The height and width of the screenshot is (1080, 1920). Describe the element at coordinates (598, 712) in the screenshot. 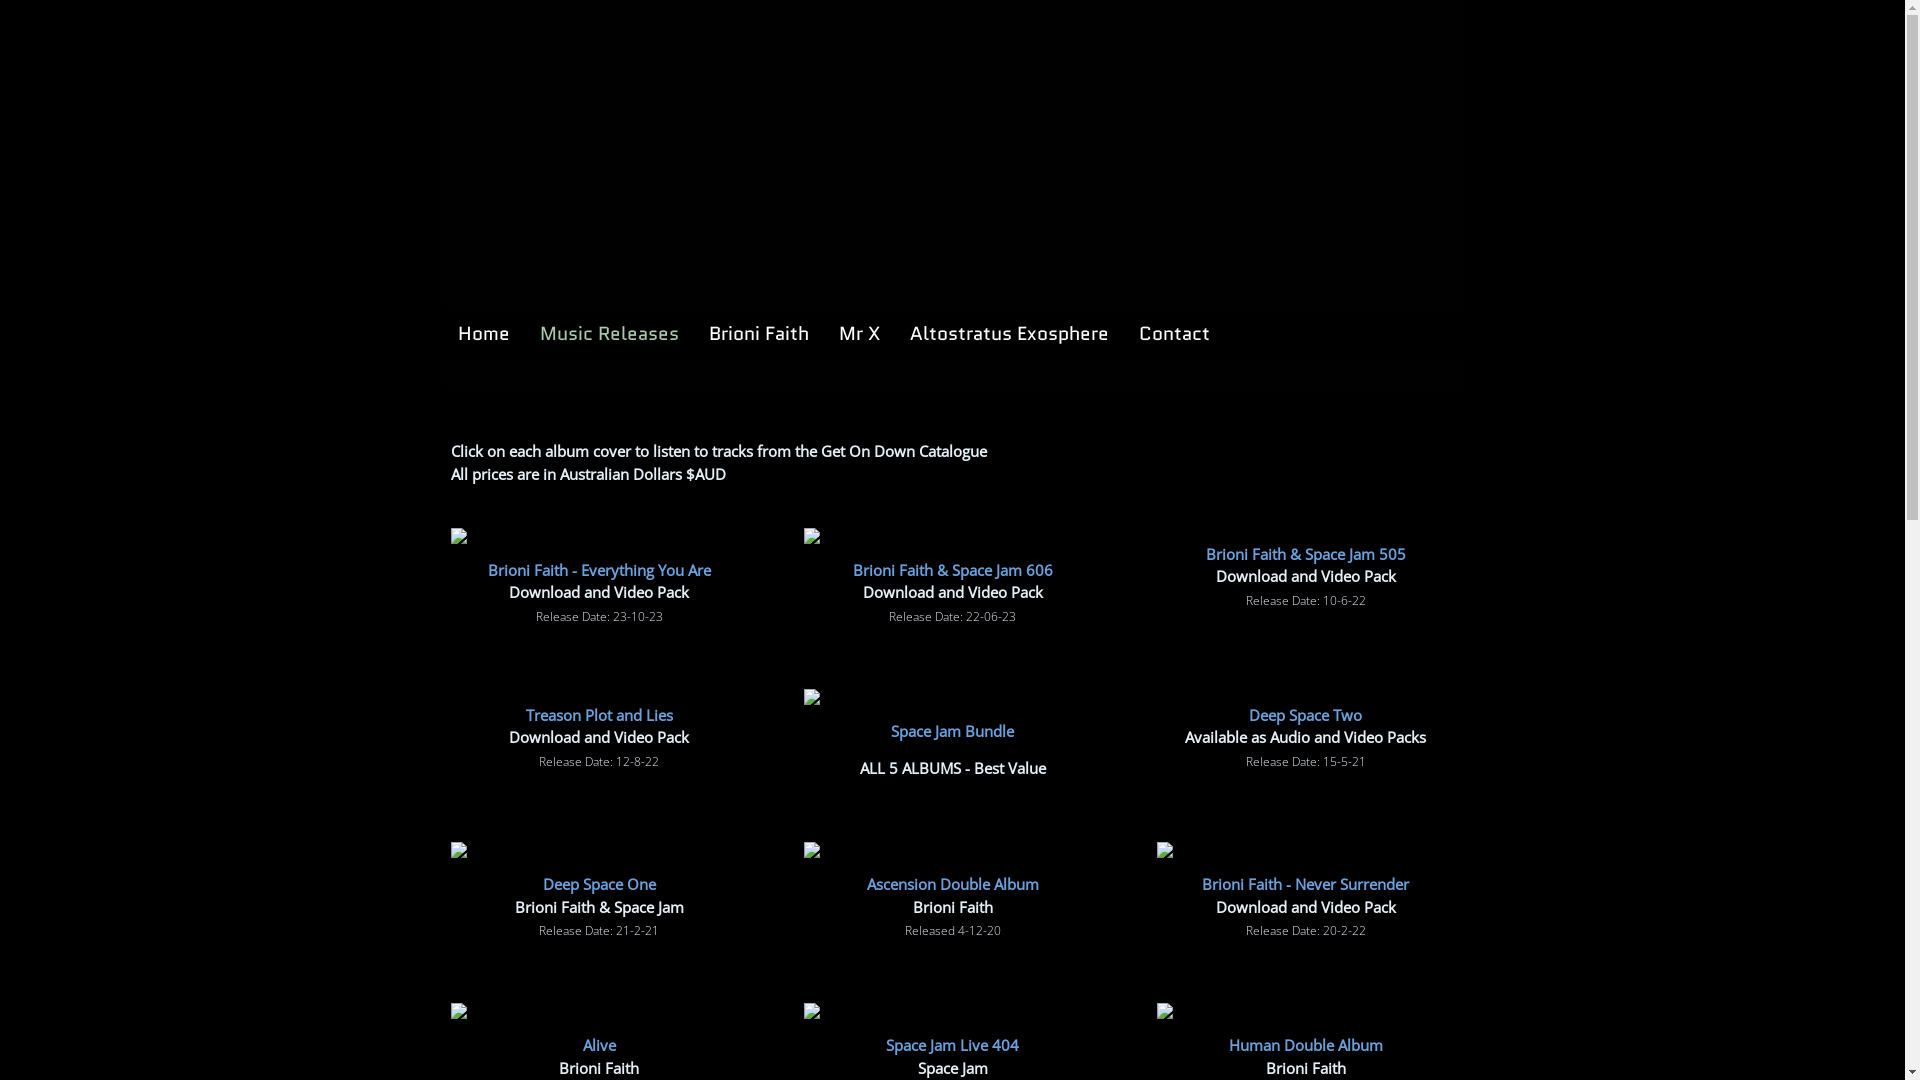

I see `'Treason Plot and Lies'` at that location.